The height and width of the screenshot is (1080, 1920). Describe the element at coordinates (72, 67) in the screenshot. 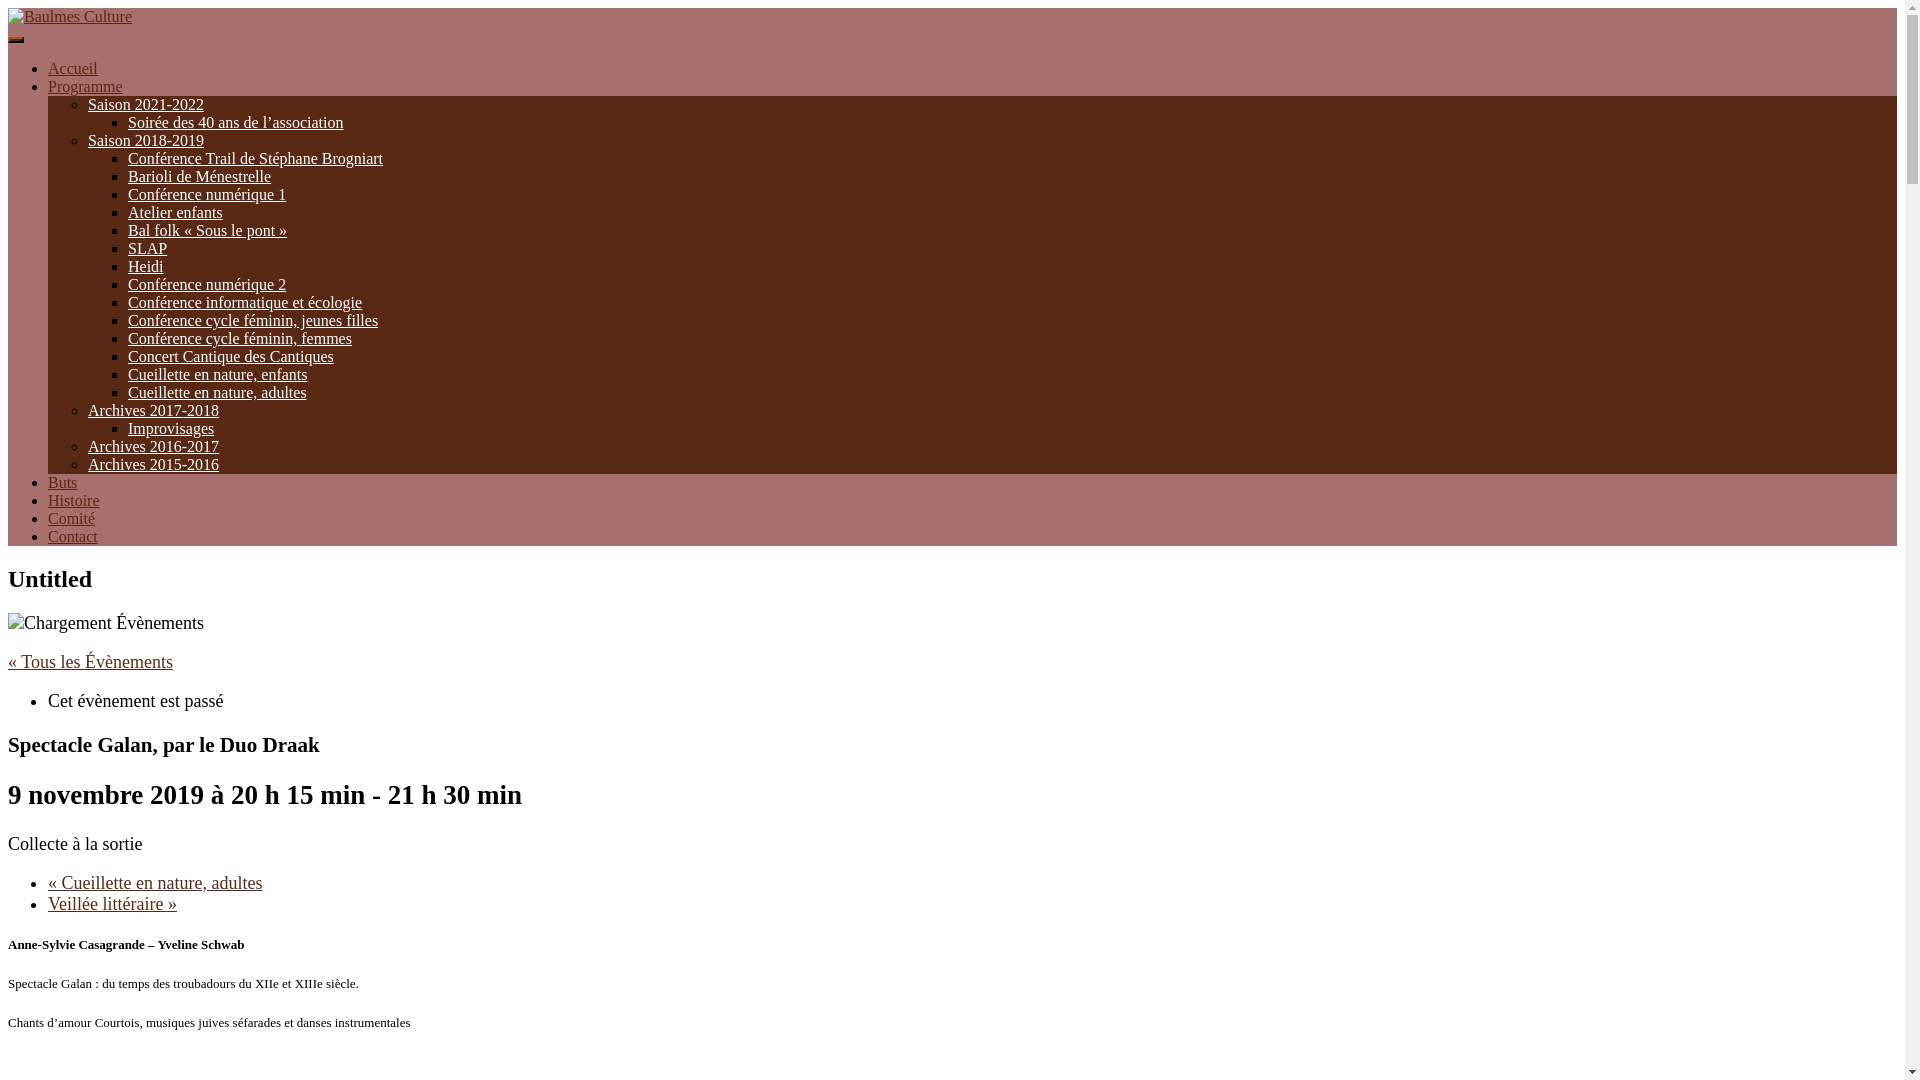

I see `'Accueil'` at that location.